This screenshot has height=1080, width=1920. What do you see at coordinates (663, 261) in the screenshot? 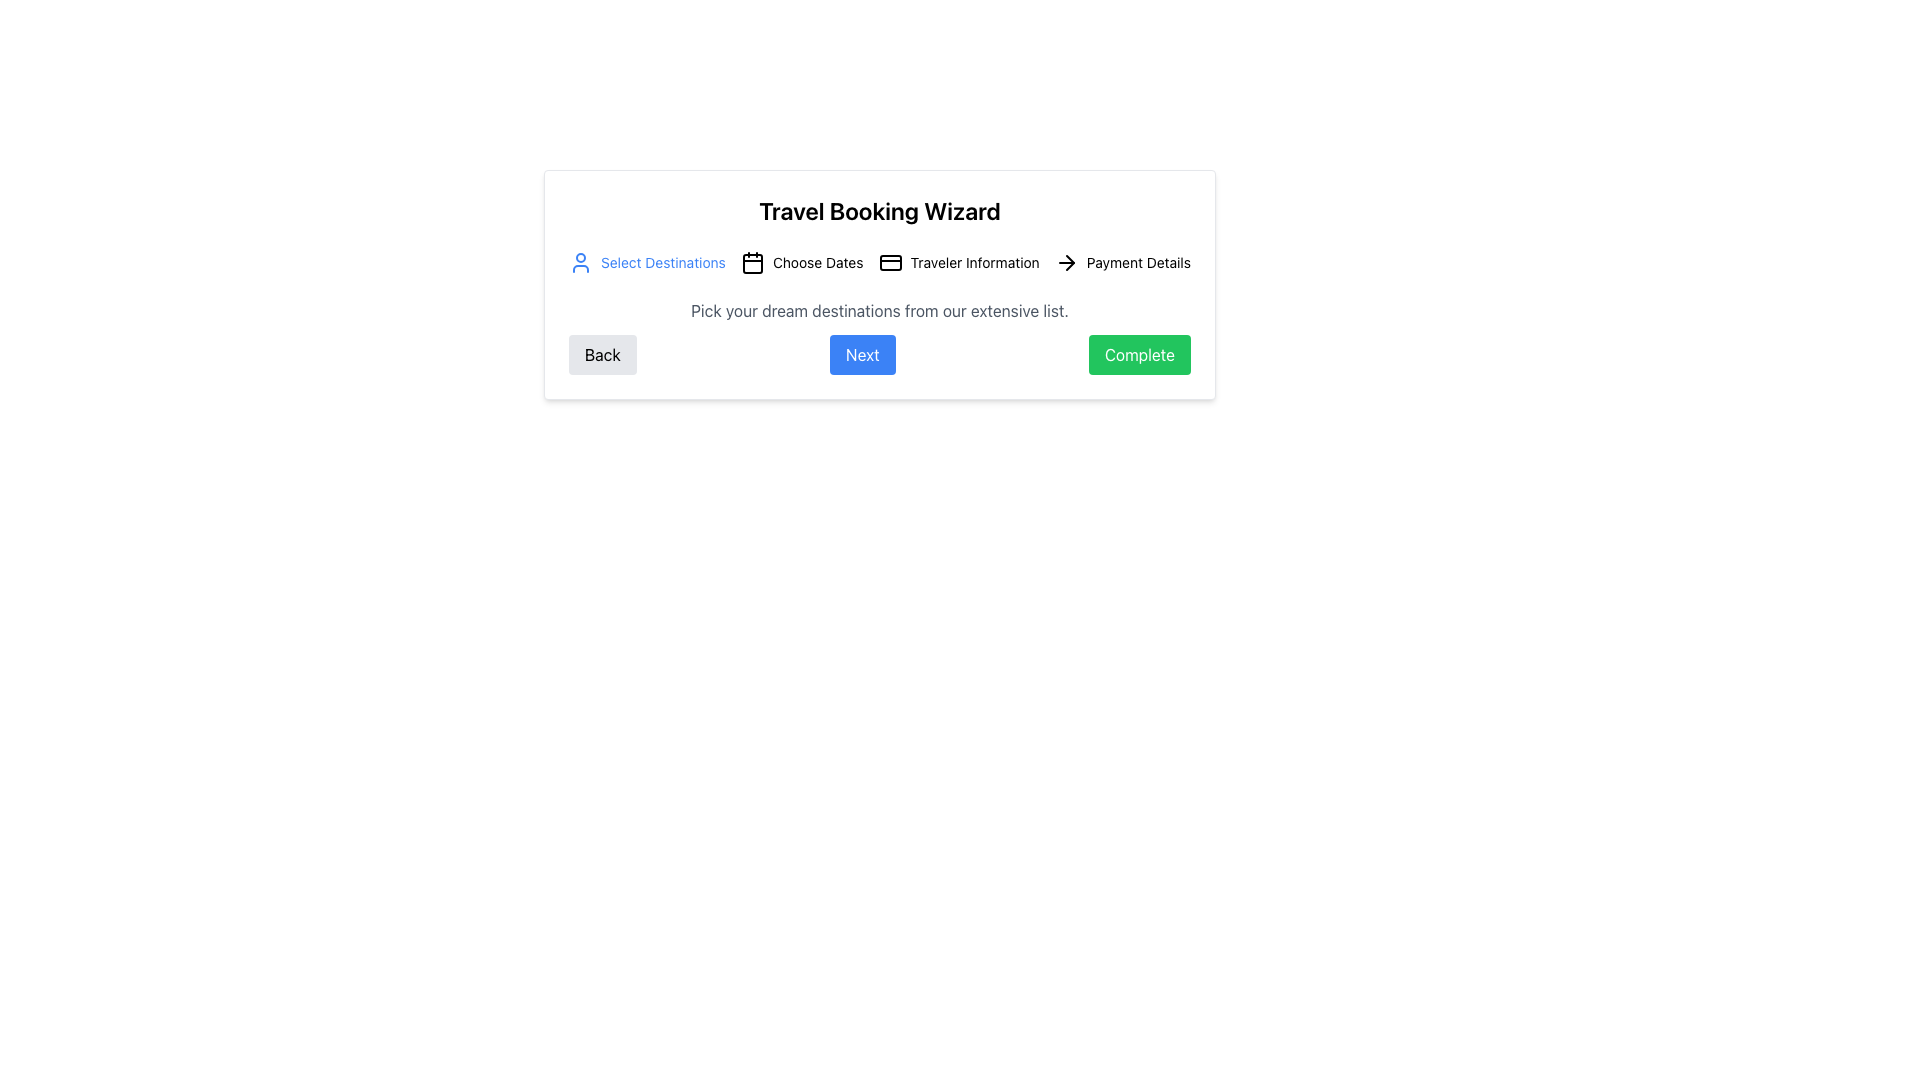
I see `the text label indicating a specific step or option within the navigation process` at bounding box center [663, 261].